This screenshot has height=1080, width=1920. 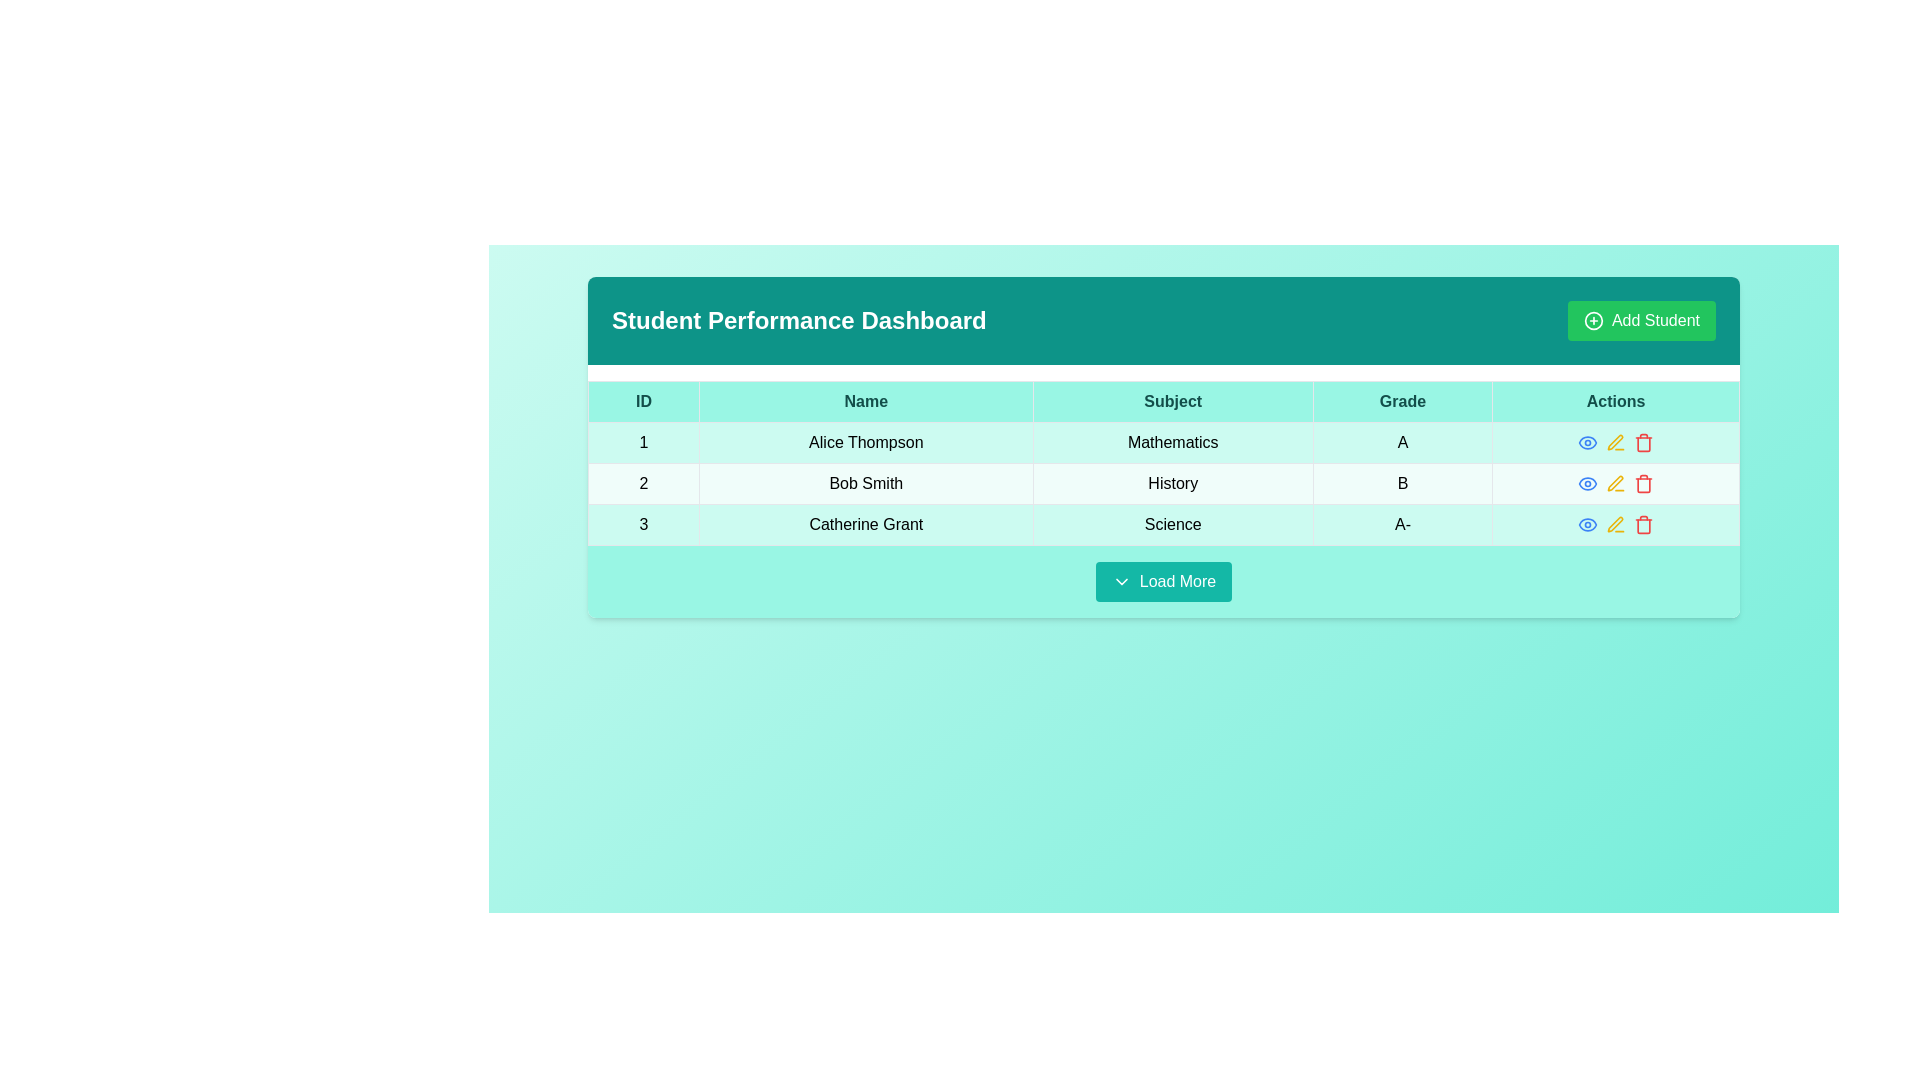 I want to click on the button located at the top right corner of the 'Student Performance Dashboard' header to change its color, so click(x=1641, y=319).